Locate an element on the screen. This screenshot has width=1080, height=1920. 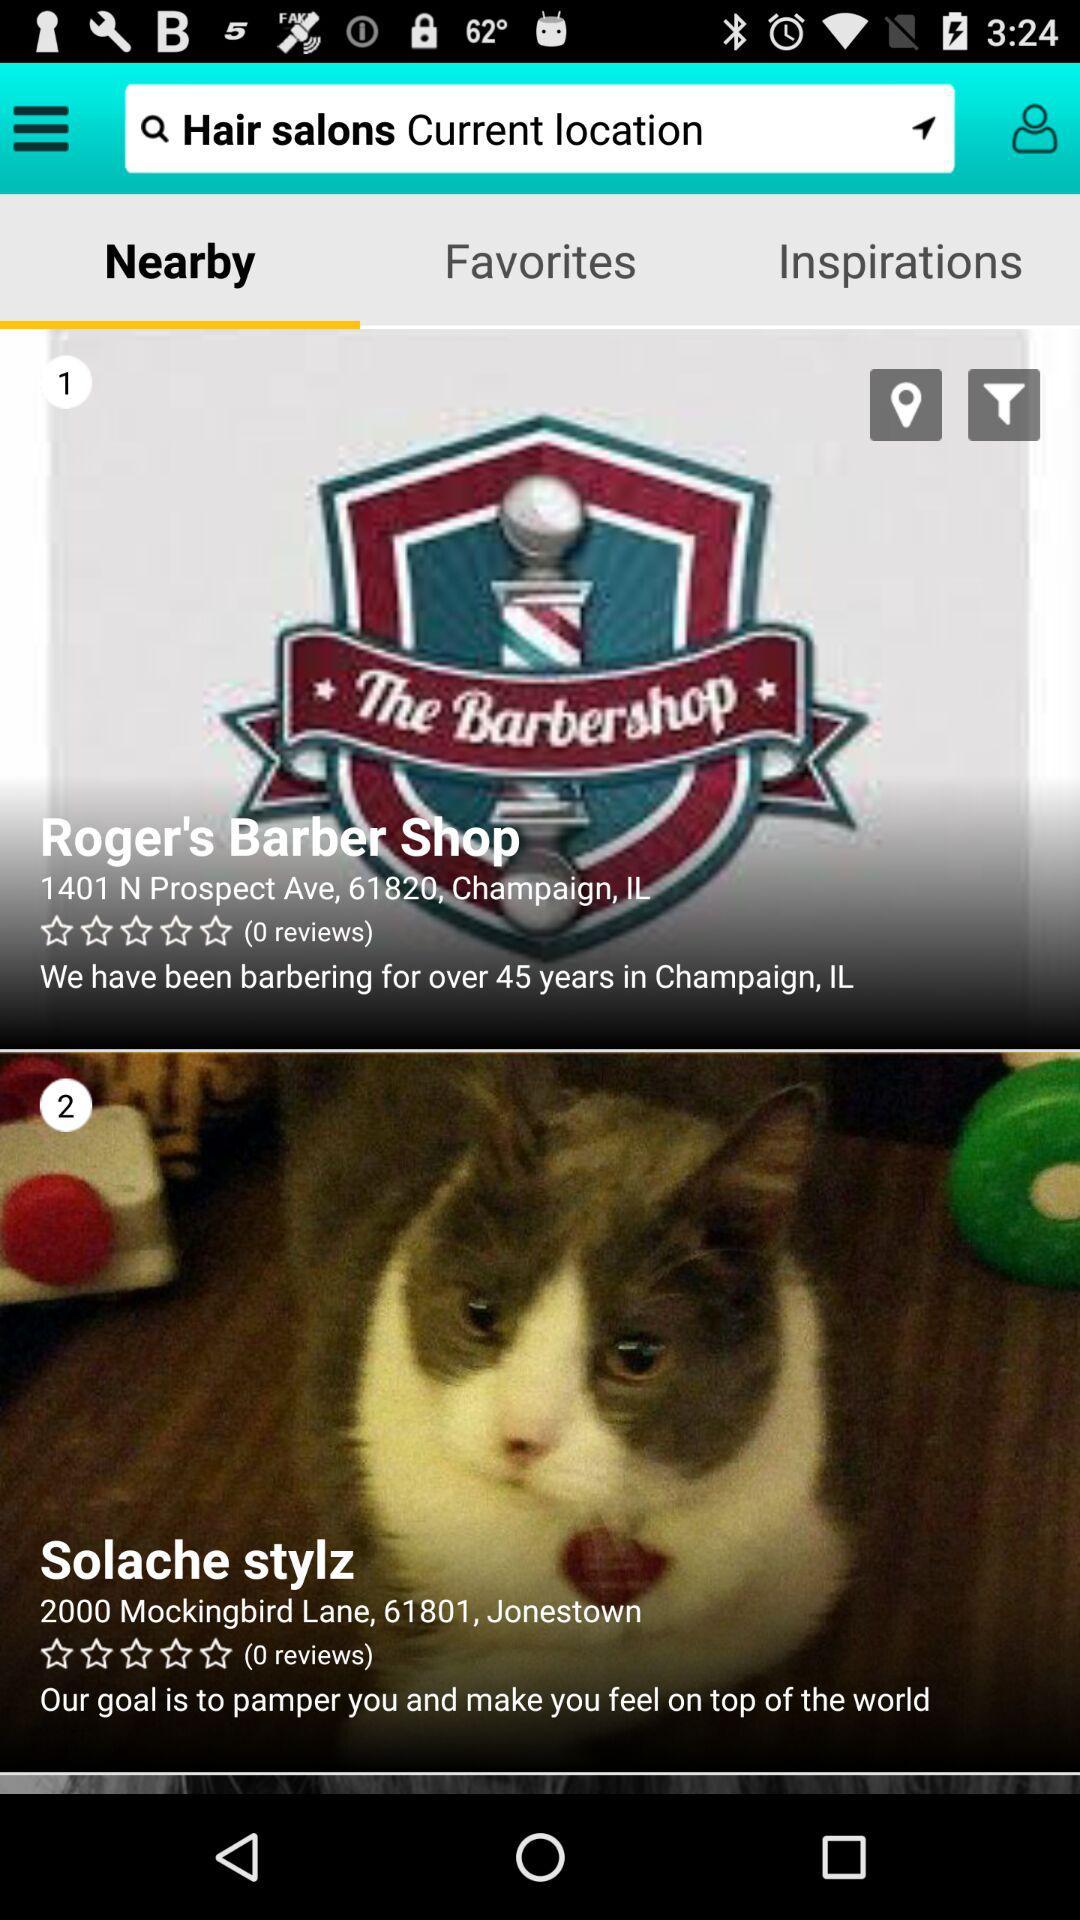
icon next to inspirations icon is located at coordinates (540, 258).